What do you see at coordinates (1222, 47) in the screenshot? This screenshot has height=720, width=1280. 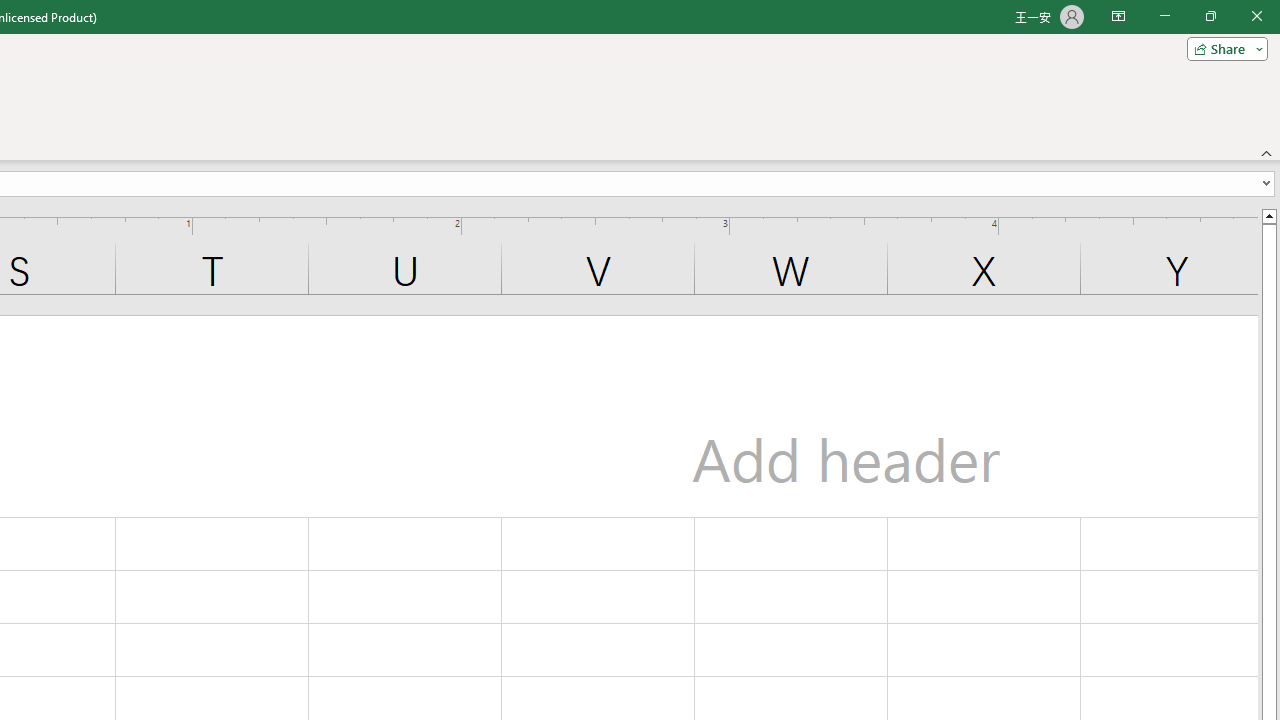 I see `'Share'` at bounding box center [1222, 47].